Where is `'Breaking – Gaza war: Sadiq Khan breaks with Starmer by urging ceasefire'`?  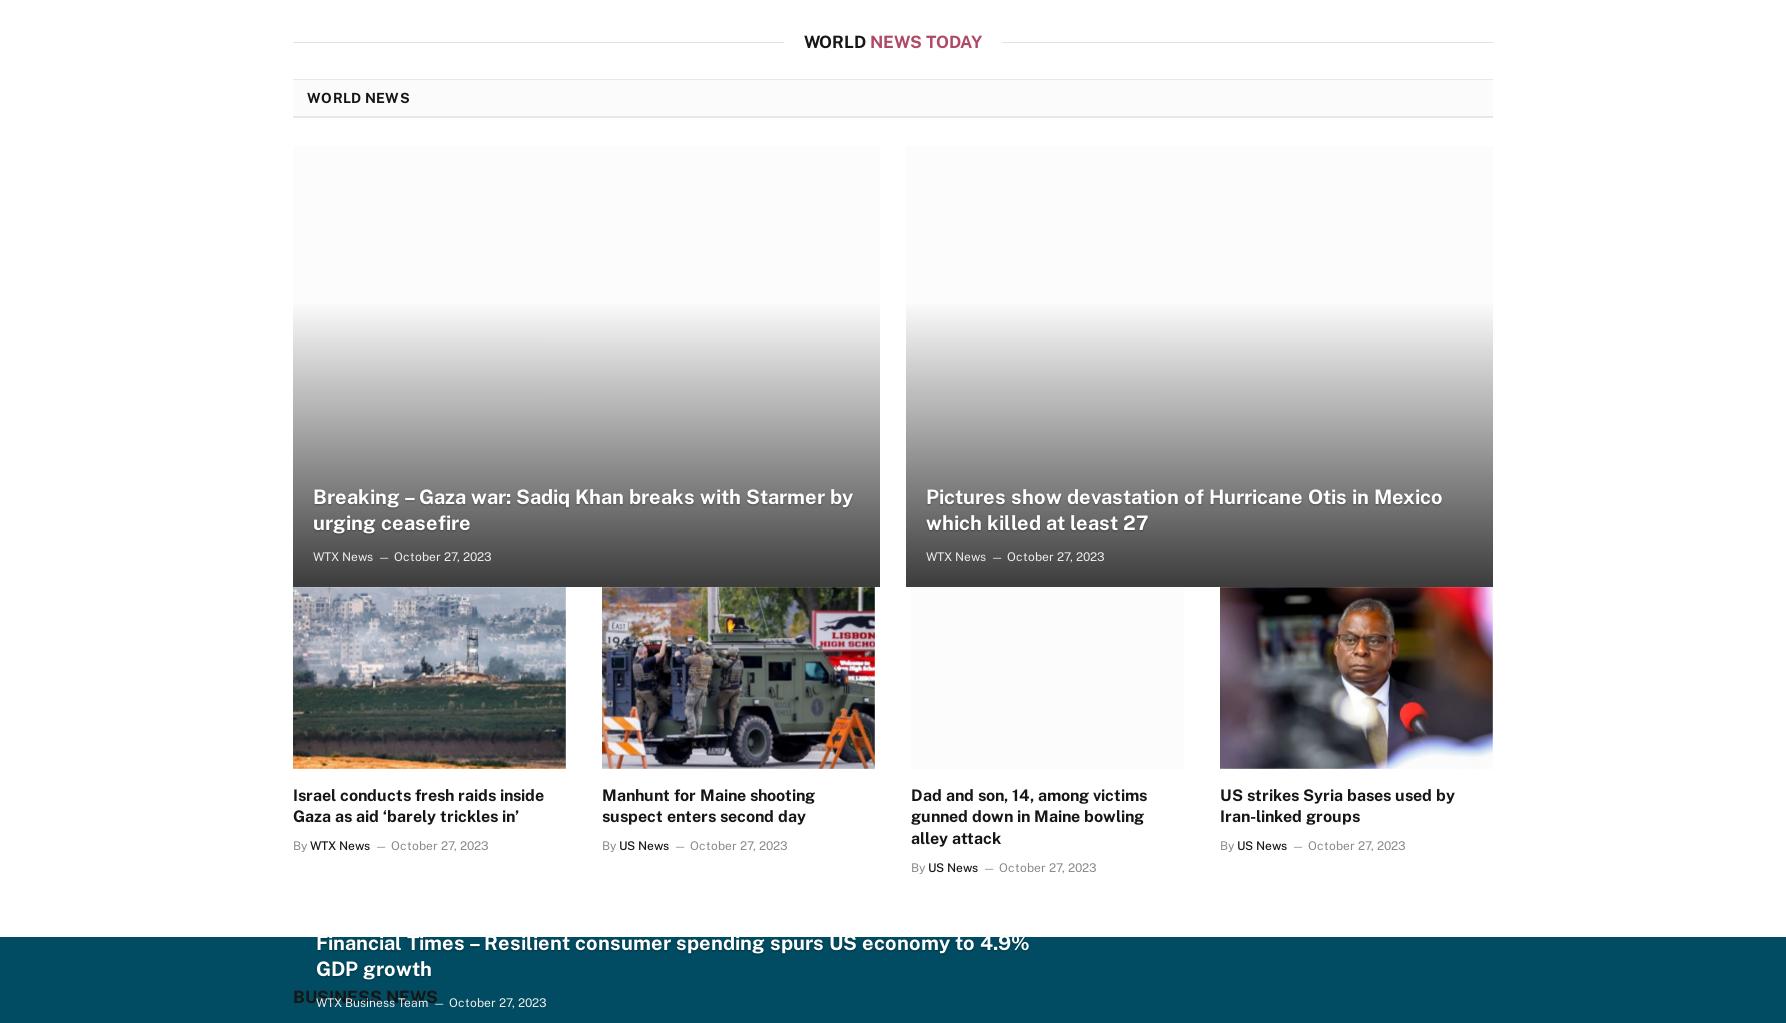
'Breaking – Gaza war: Sadiq Khan breaks with Starmer by urging ceasefire' is located at coordinates (581, 509).